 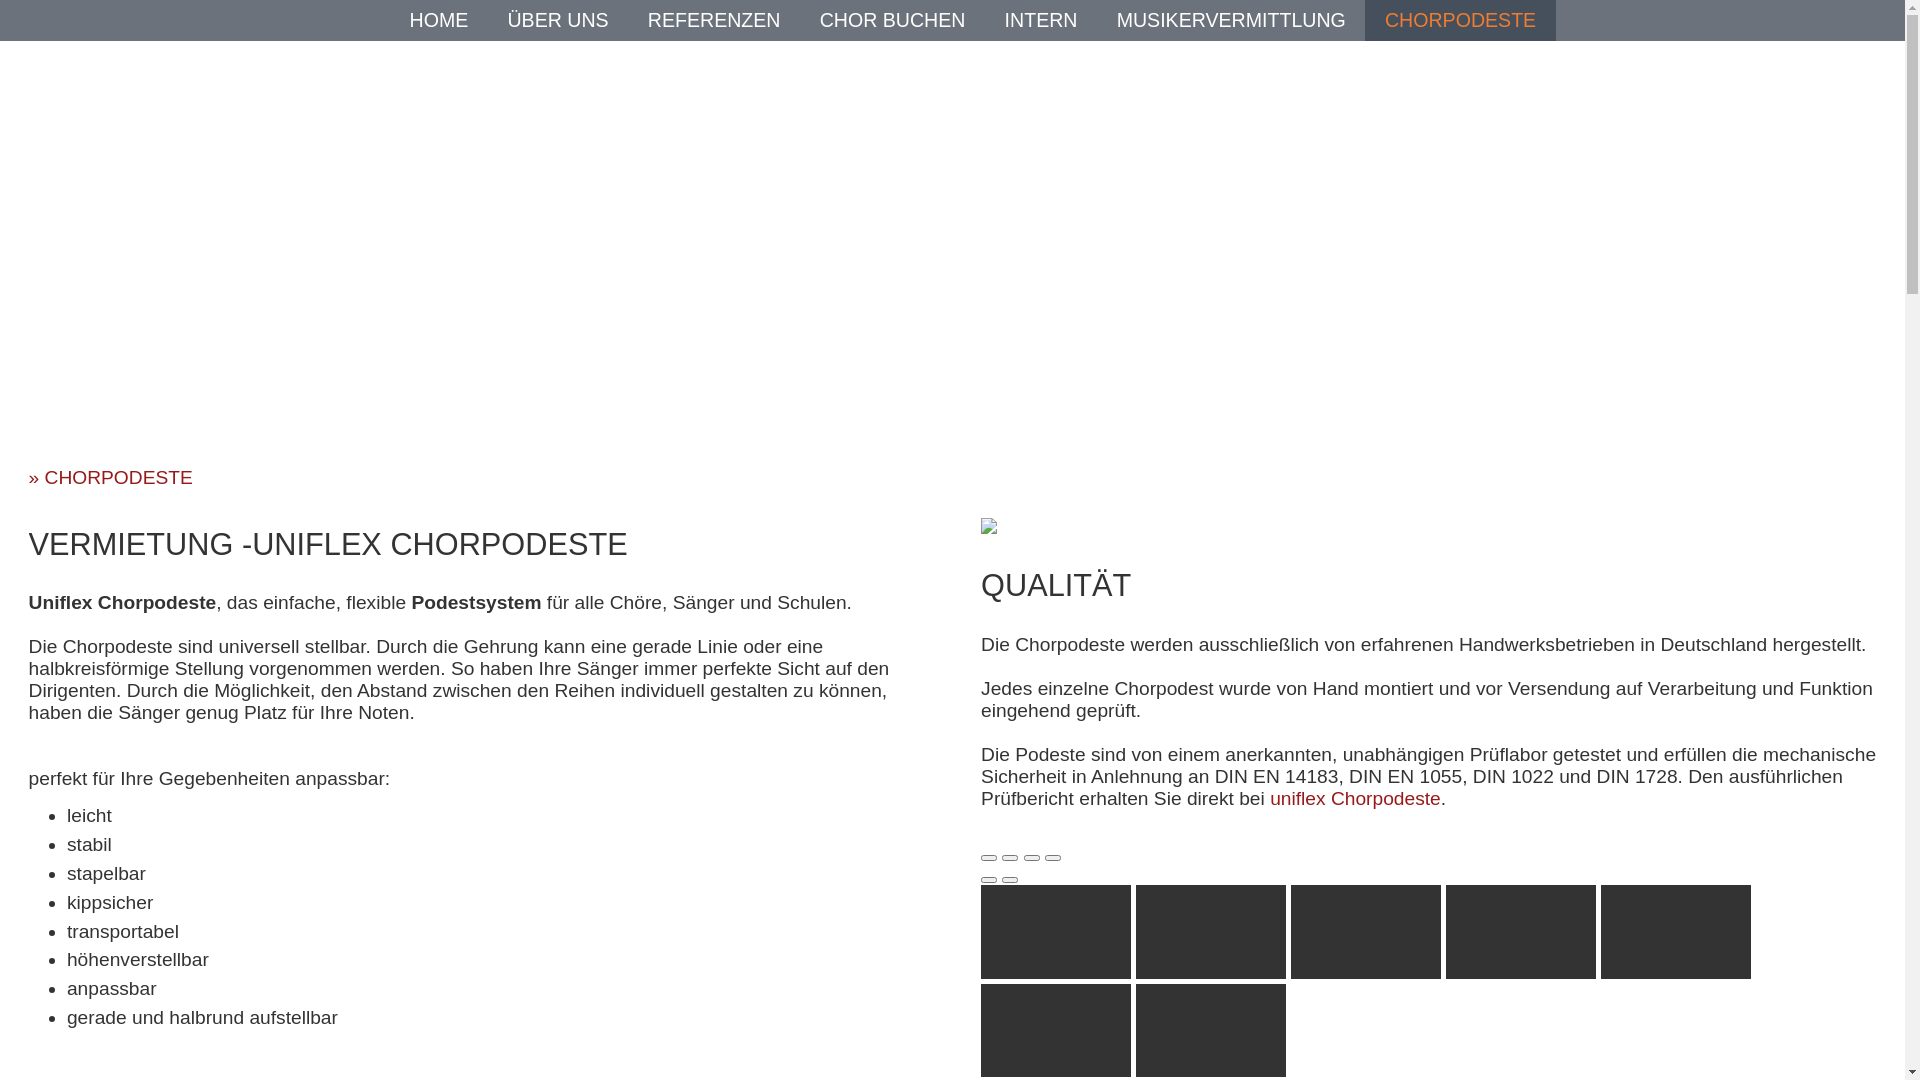 What do you see at coordinates (1230, 19) in the screenshot?
I see `'MUSIKERVERMITTLUNG'` at bounding box center [1230, 19].